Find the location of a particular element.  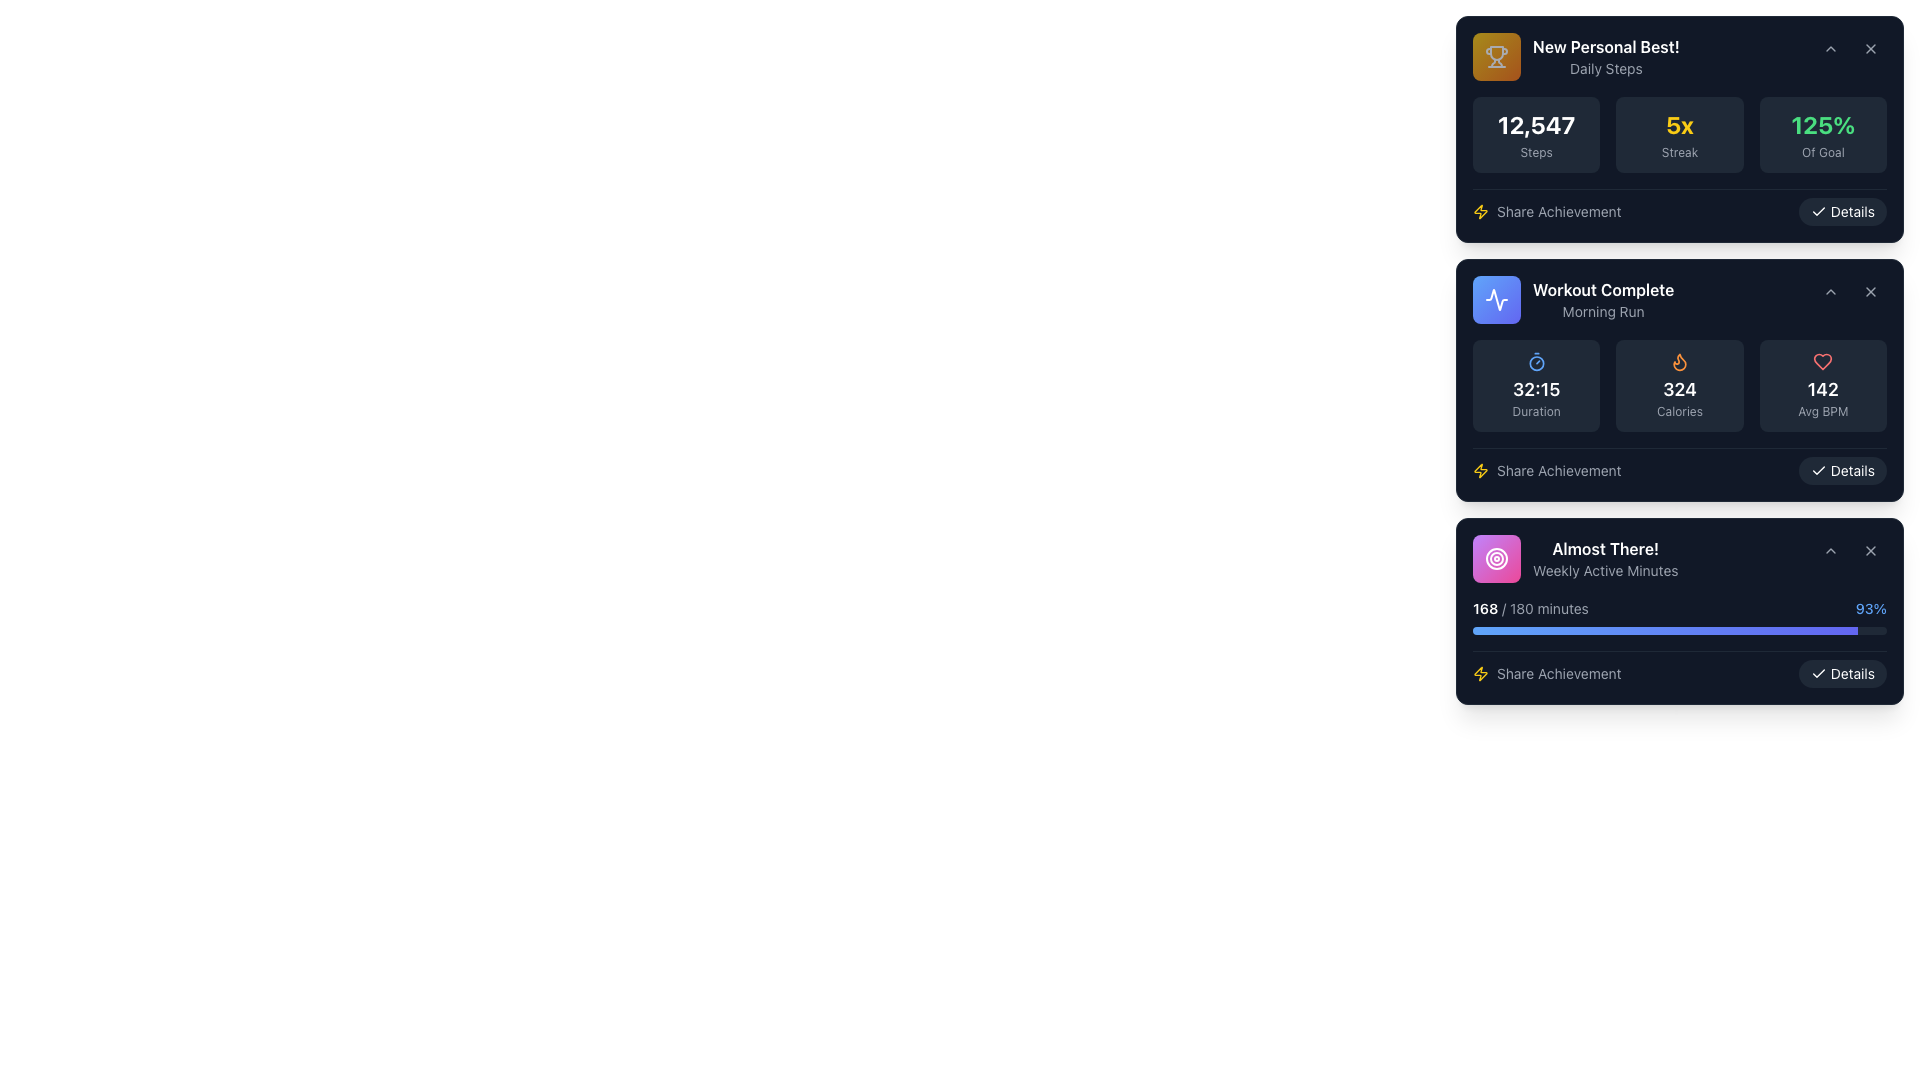

the 'Share Achievement' text label with a lightning bolt icon located at the bottom left corner of the third card in the vertically stacked list is located at coordinates (1546, 674).